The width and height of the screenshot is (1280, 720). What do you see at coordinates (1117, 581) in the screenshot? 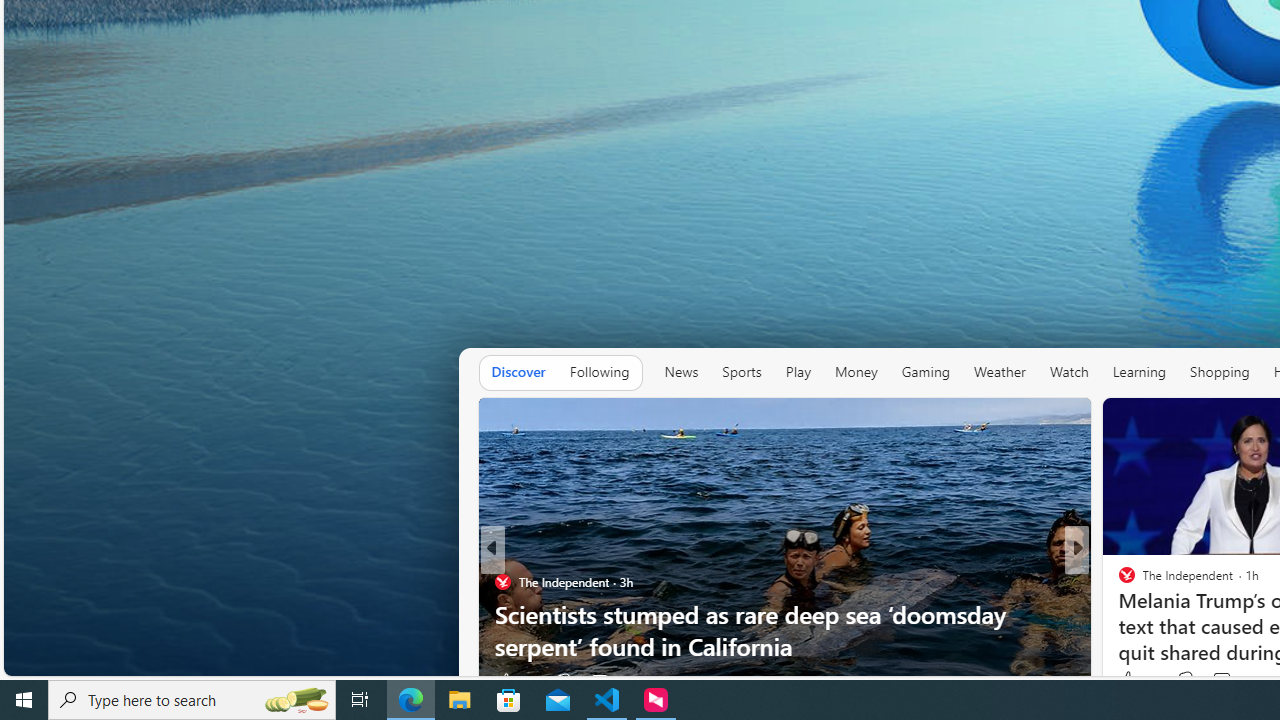
I see `'The Independent'` at bounding box center [1117, 581].